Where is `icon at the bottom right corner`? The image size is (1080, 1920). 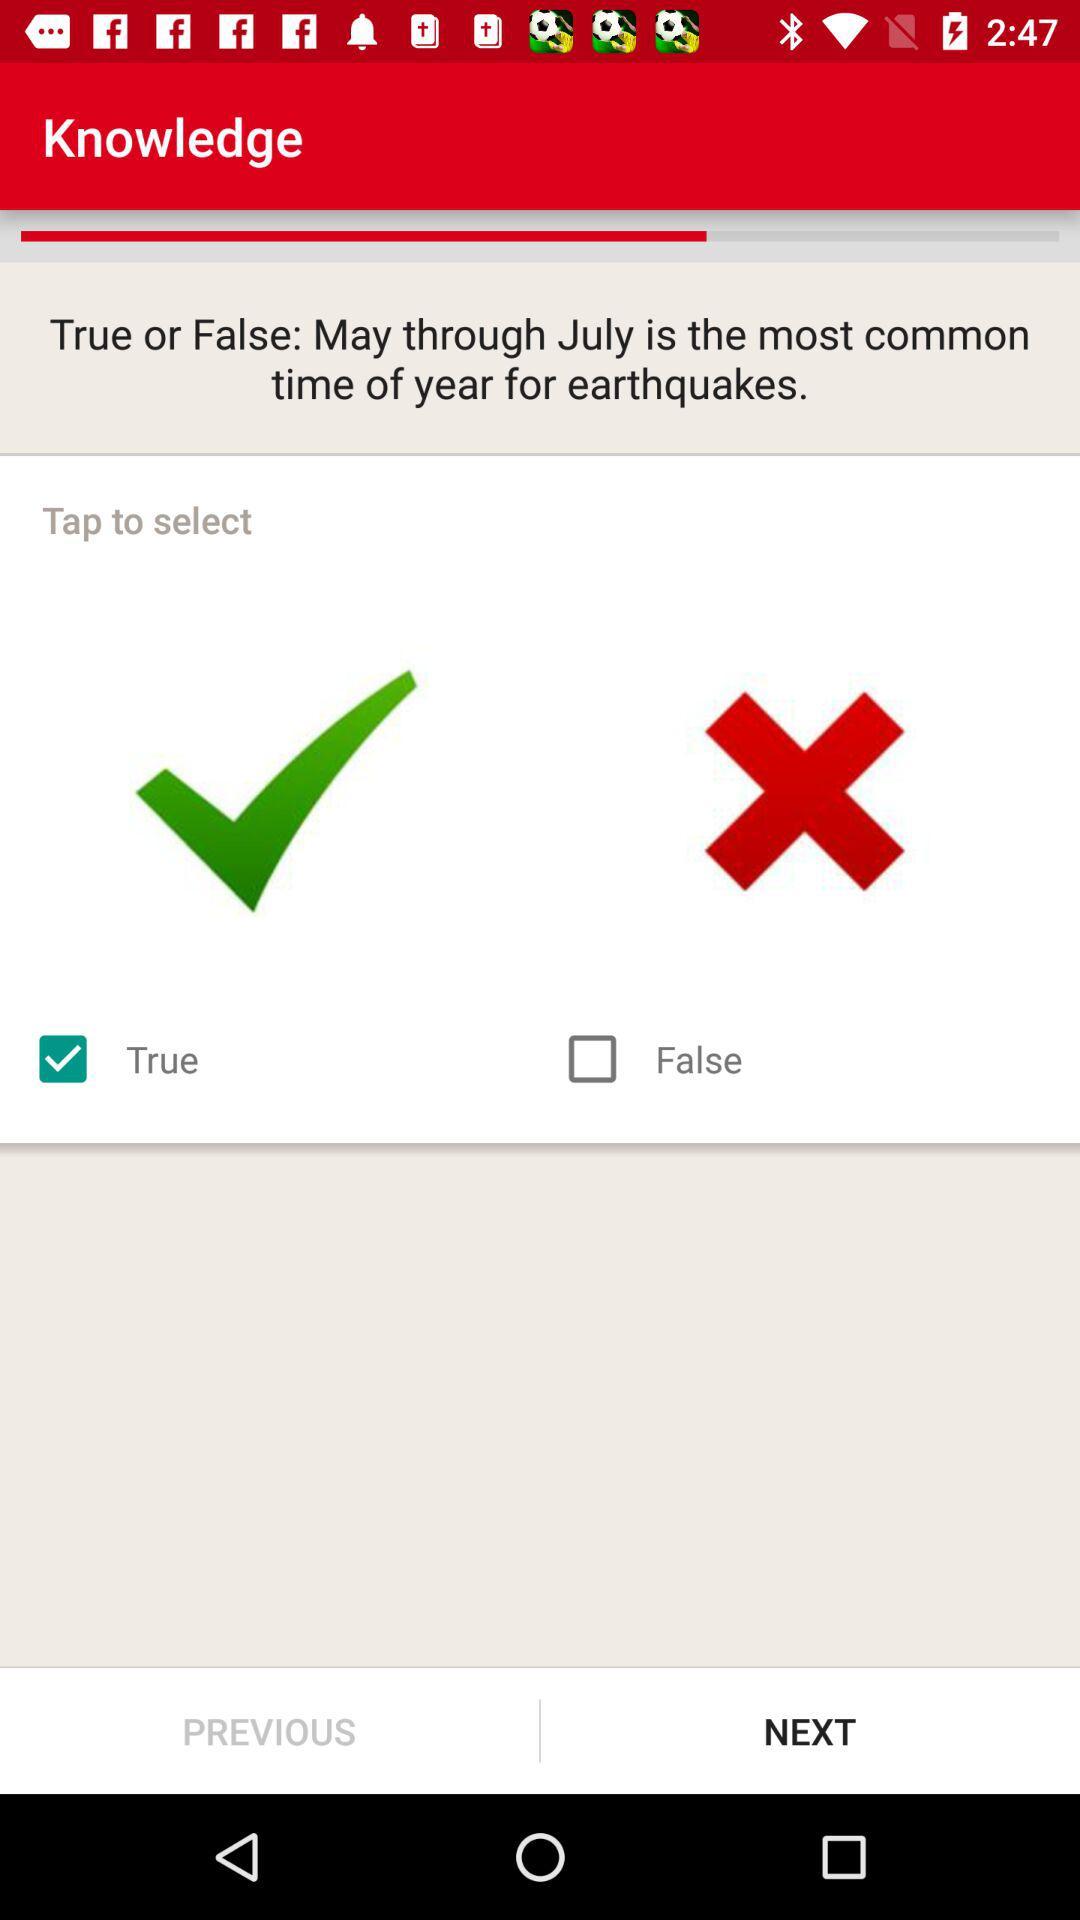
icon at the bottom right corner is located at coordinates (810, 1730).